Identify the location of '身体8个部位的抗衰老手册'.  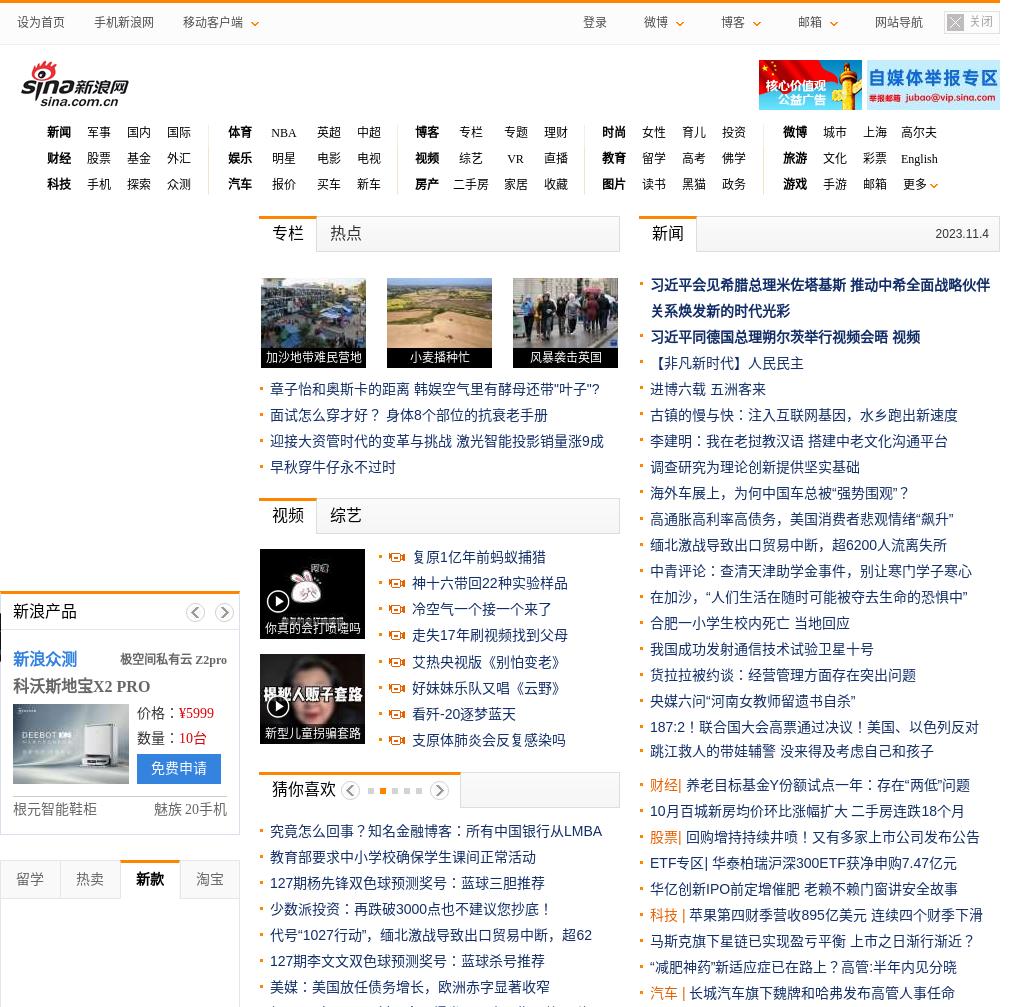
(465, 414).